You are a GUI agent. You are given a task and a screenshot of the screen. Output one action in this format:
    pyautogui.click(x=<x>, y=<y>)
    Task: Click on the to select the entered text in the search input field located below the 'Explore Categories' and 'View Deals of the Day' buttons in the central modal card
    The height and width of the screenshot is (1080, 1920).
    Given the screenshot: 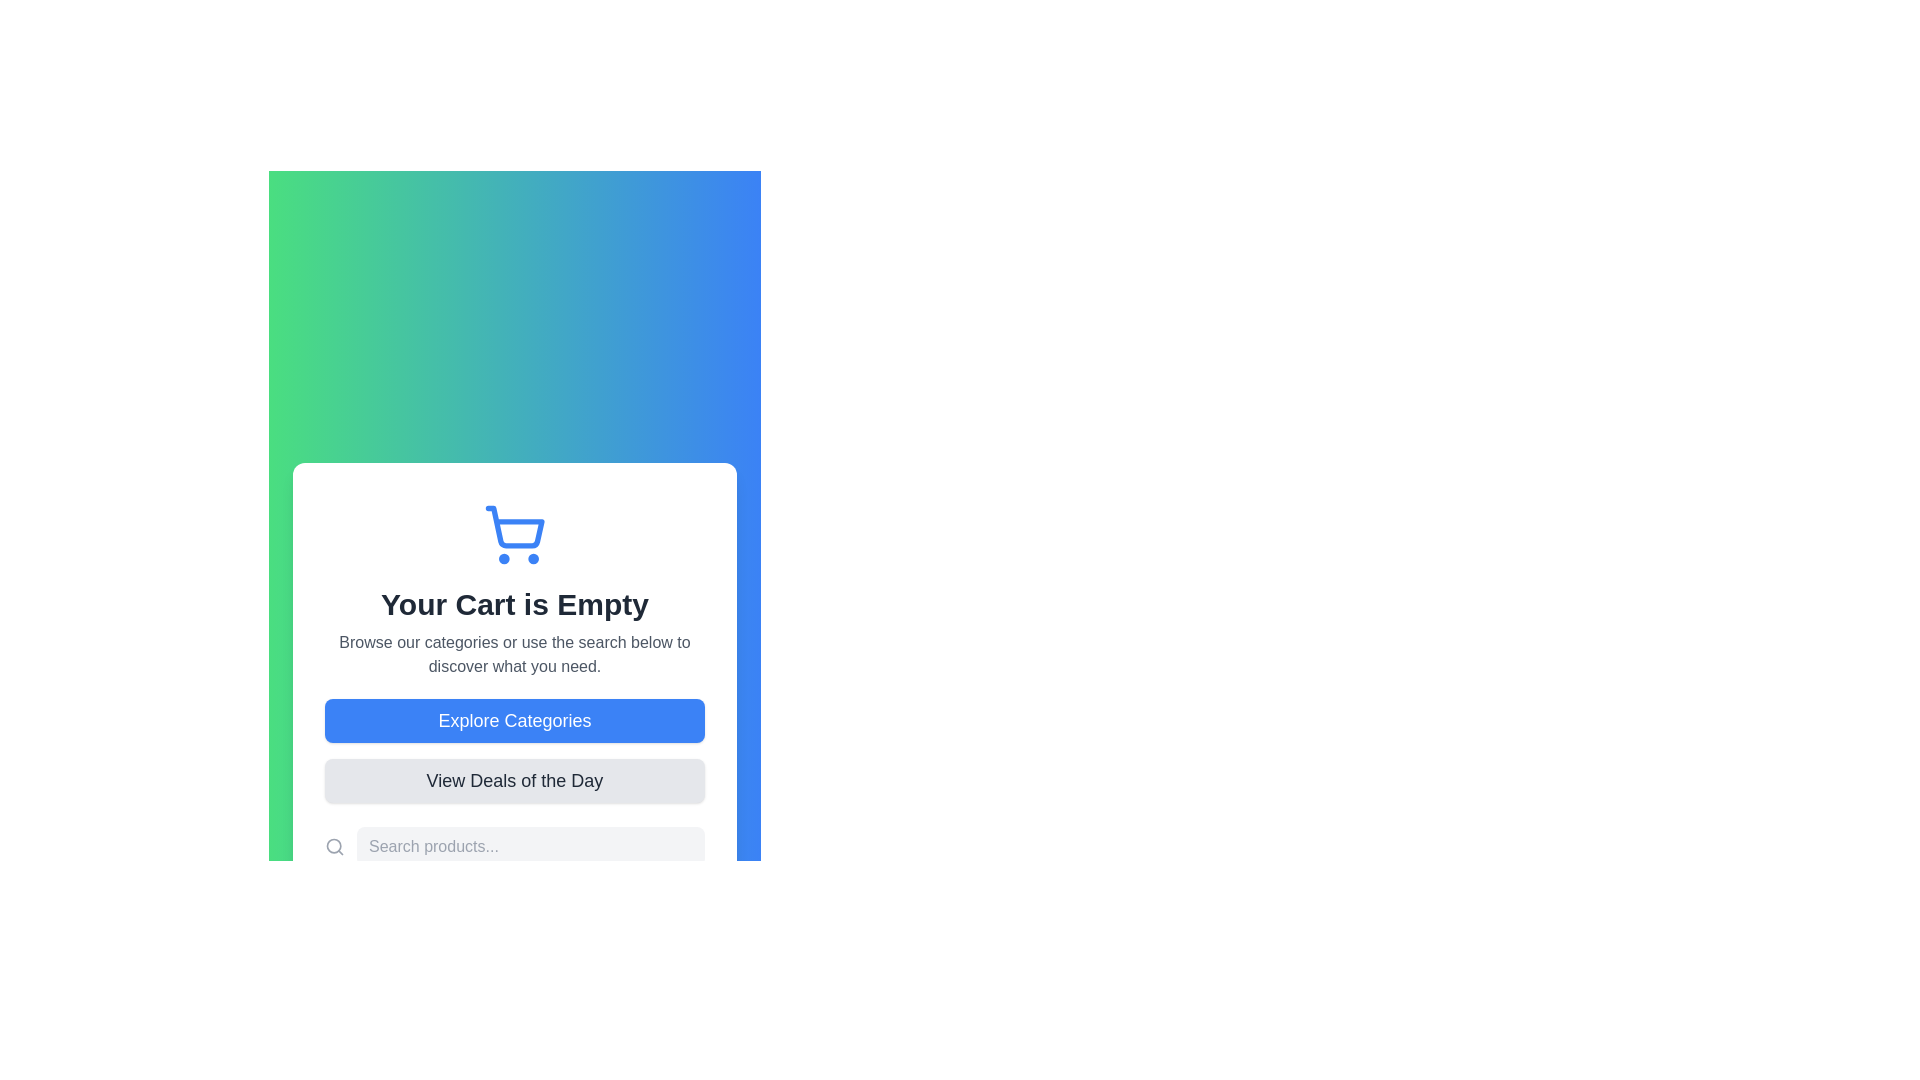 What is the action you would take?
    pyautogui.click(x=514, y=871)
    